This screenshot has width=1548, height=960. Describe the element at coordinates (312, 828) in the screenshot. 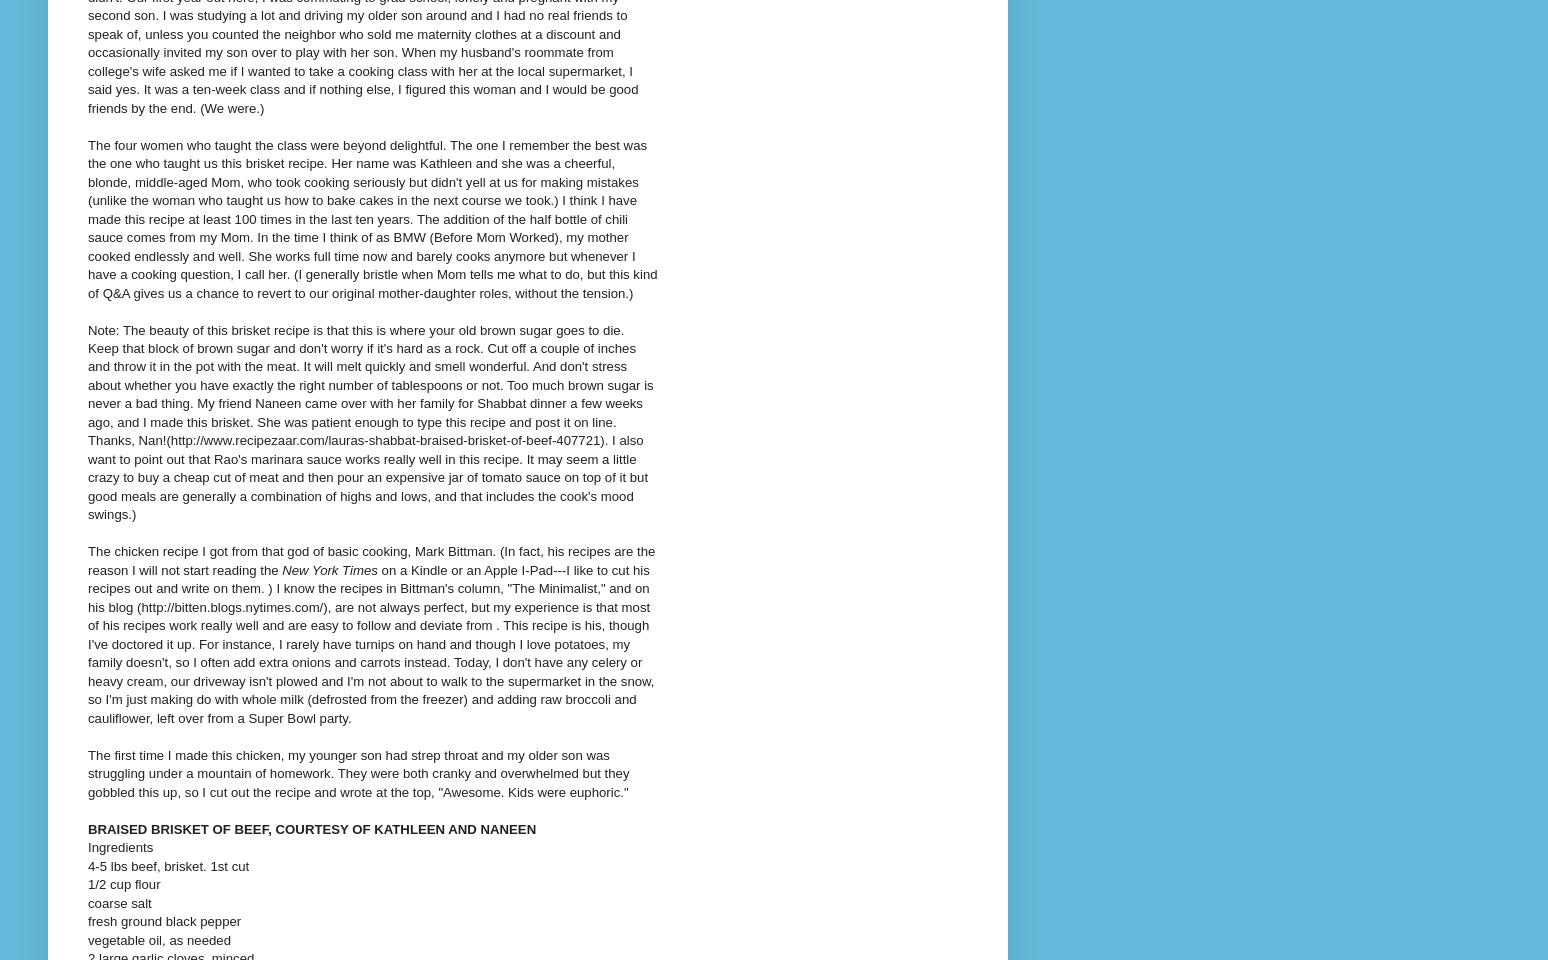

I see `'BRAISED BRISKET OF BEEF, COURTESY OF KATHLEEN AND NANEEN'` at that location.